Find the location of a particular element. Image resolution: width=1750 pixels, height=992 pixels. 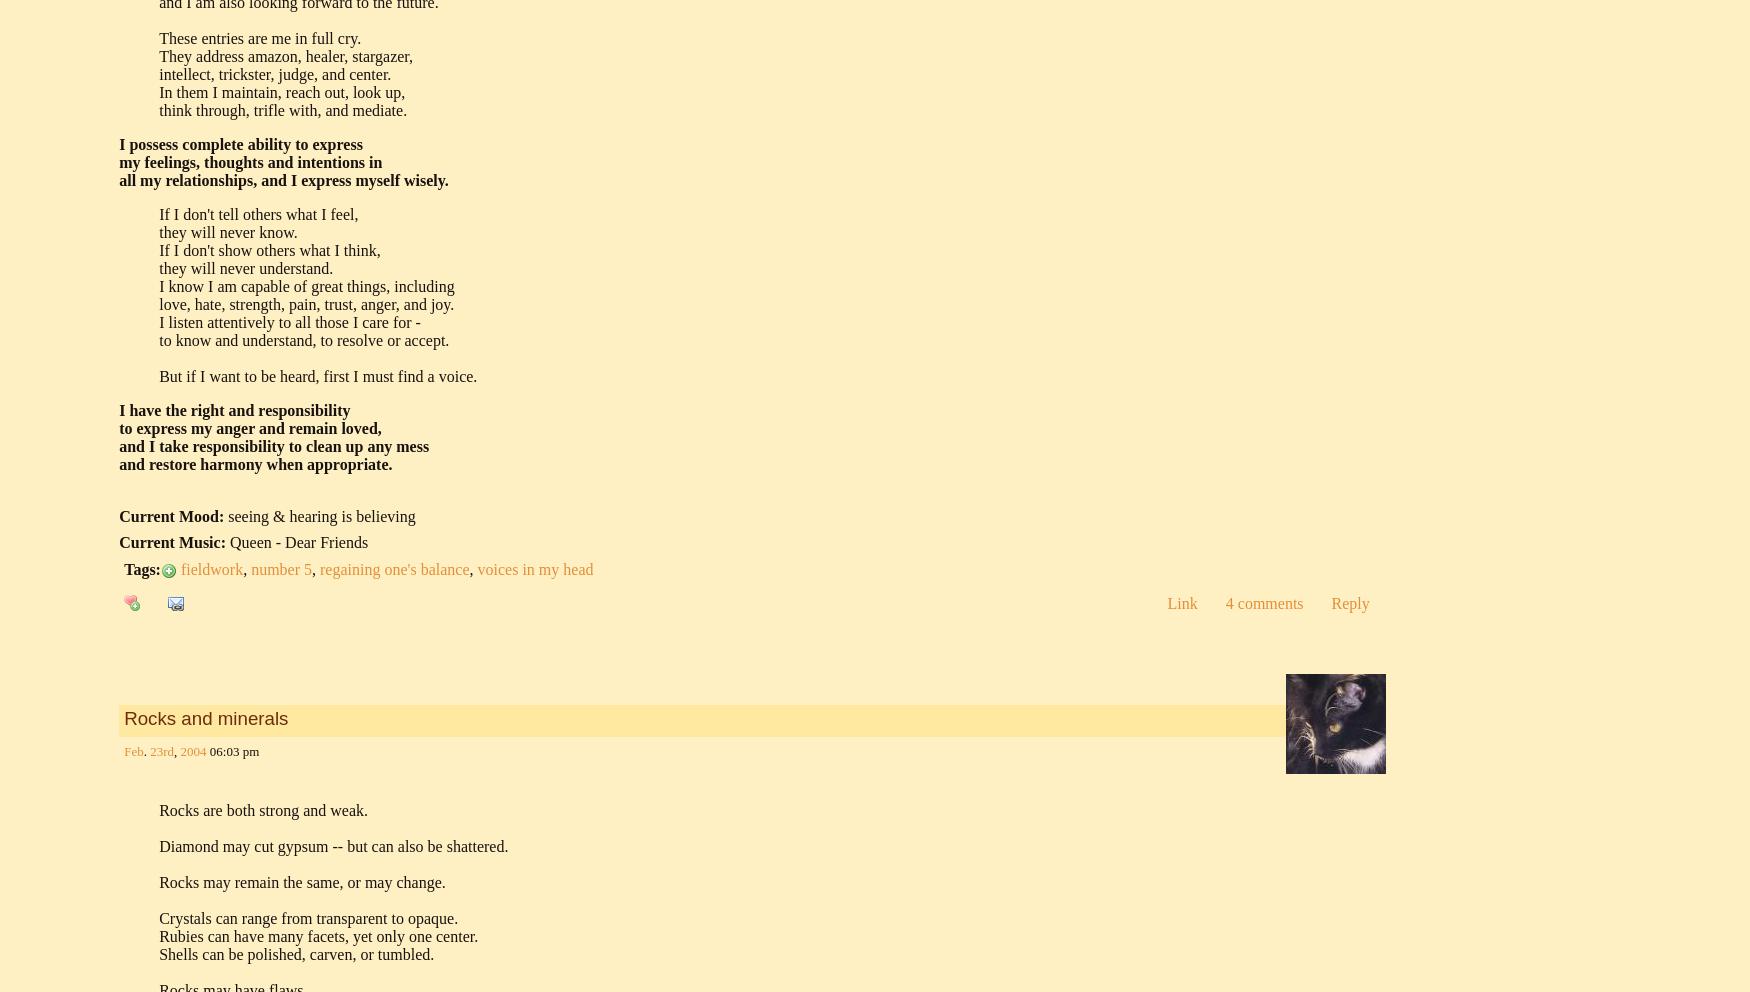

'23rd' is located at coordinates (161, 749).